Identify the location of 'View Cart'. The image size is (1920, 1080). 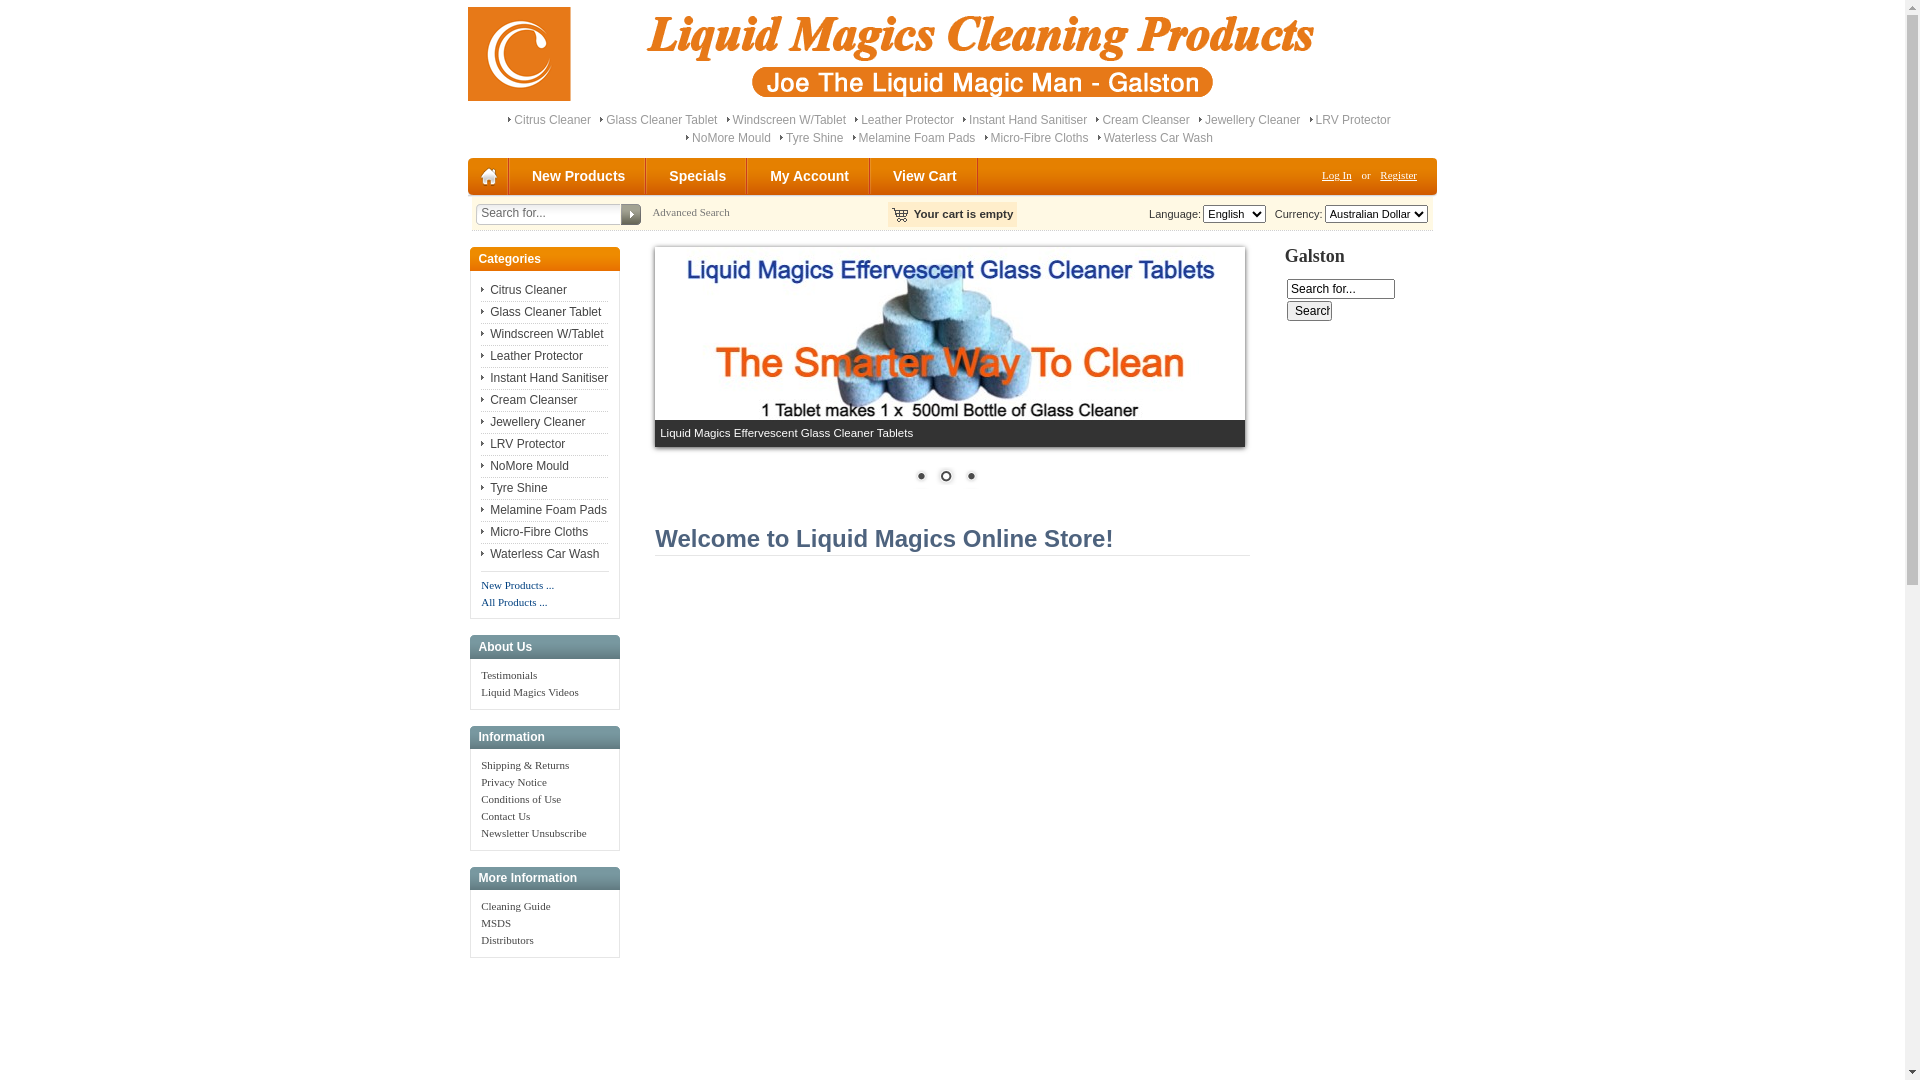
(925, 175).